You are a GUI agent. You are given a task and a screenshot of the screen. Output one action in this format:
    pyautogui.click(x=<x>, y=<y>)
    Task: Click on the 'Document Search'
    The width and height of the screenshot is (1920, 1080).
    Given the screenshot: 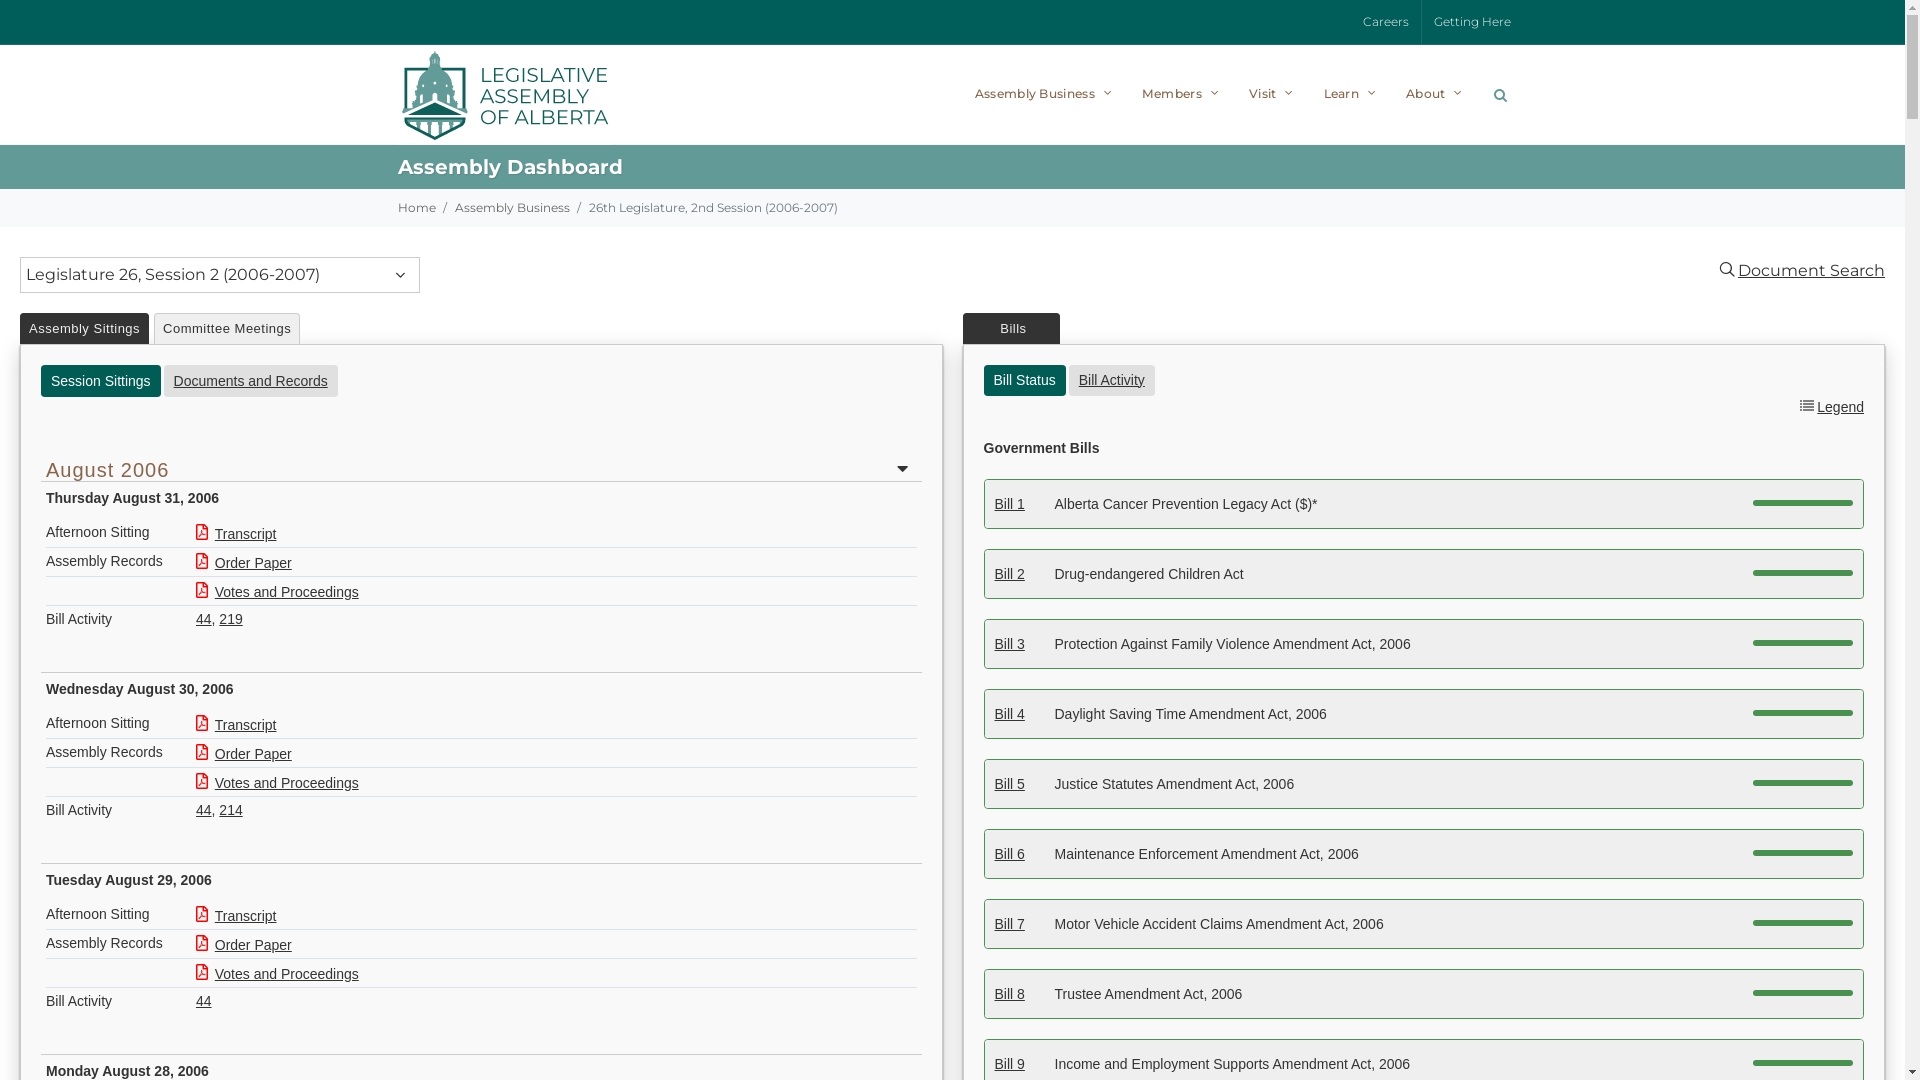 What is the action you would take?
    pyautogui.click(x=1811, y=270)
    